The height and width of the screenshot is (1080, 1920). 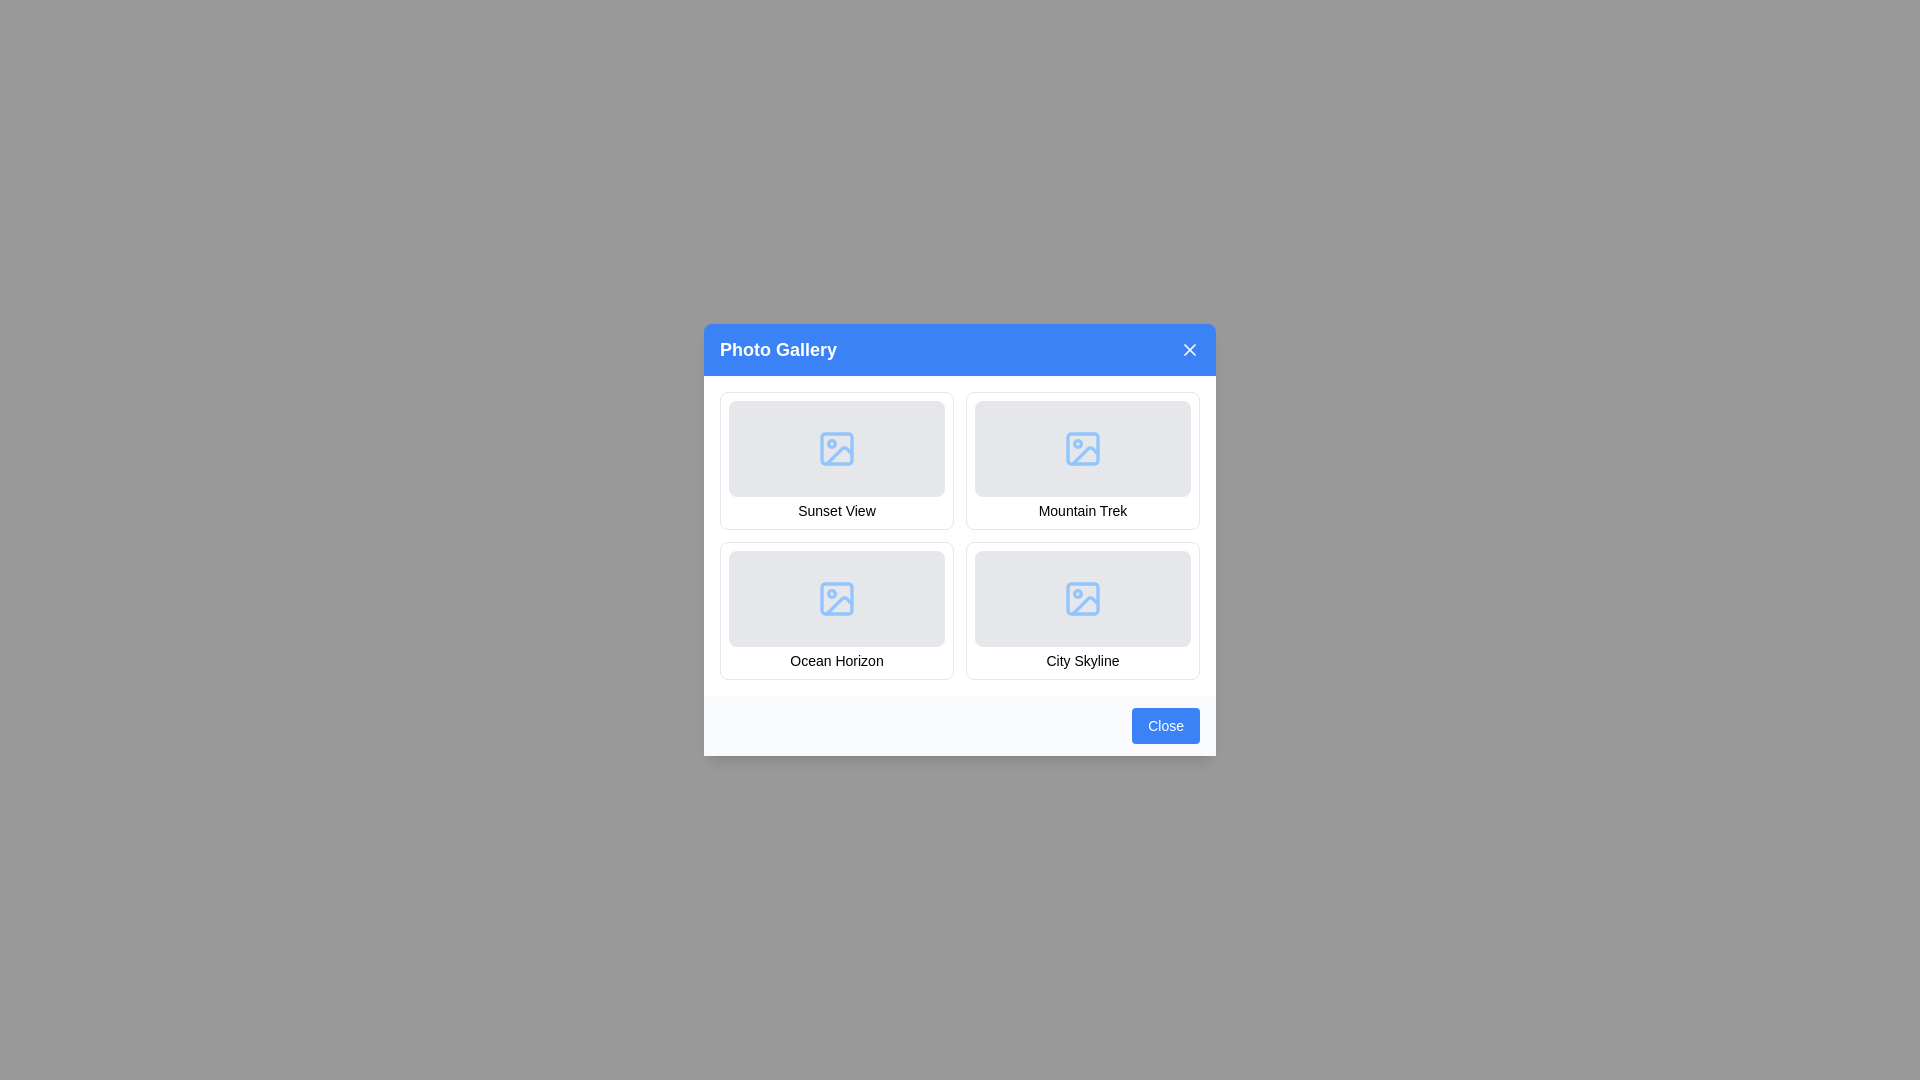 I want to click on the 'Ocean Horizon' image grid item located in the second row and first column of the grid layout, so click(x=836, y=609).